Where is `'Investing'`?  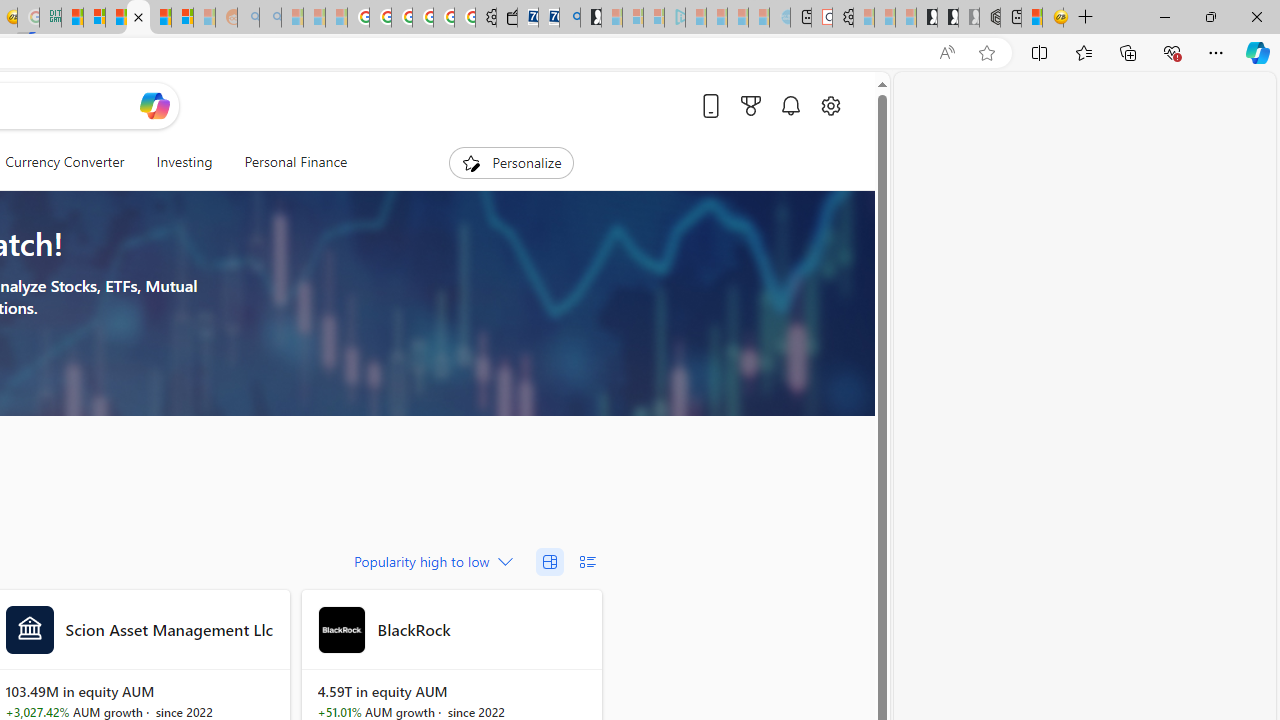
'Investing' is located at coordinates (184, 162).